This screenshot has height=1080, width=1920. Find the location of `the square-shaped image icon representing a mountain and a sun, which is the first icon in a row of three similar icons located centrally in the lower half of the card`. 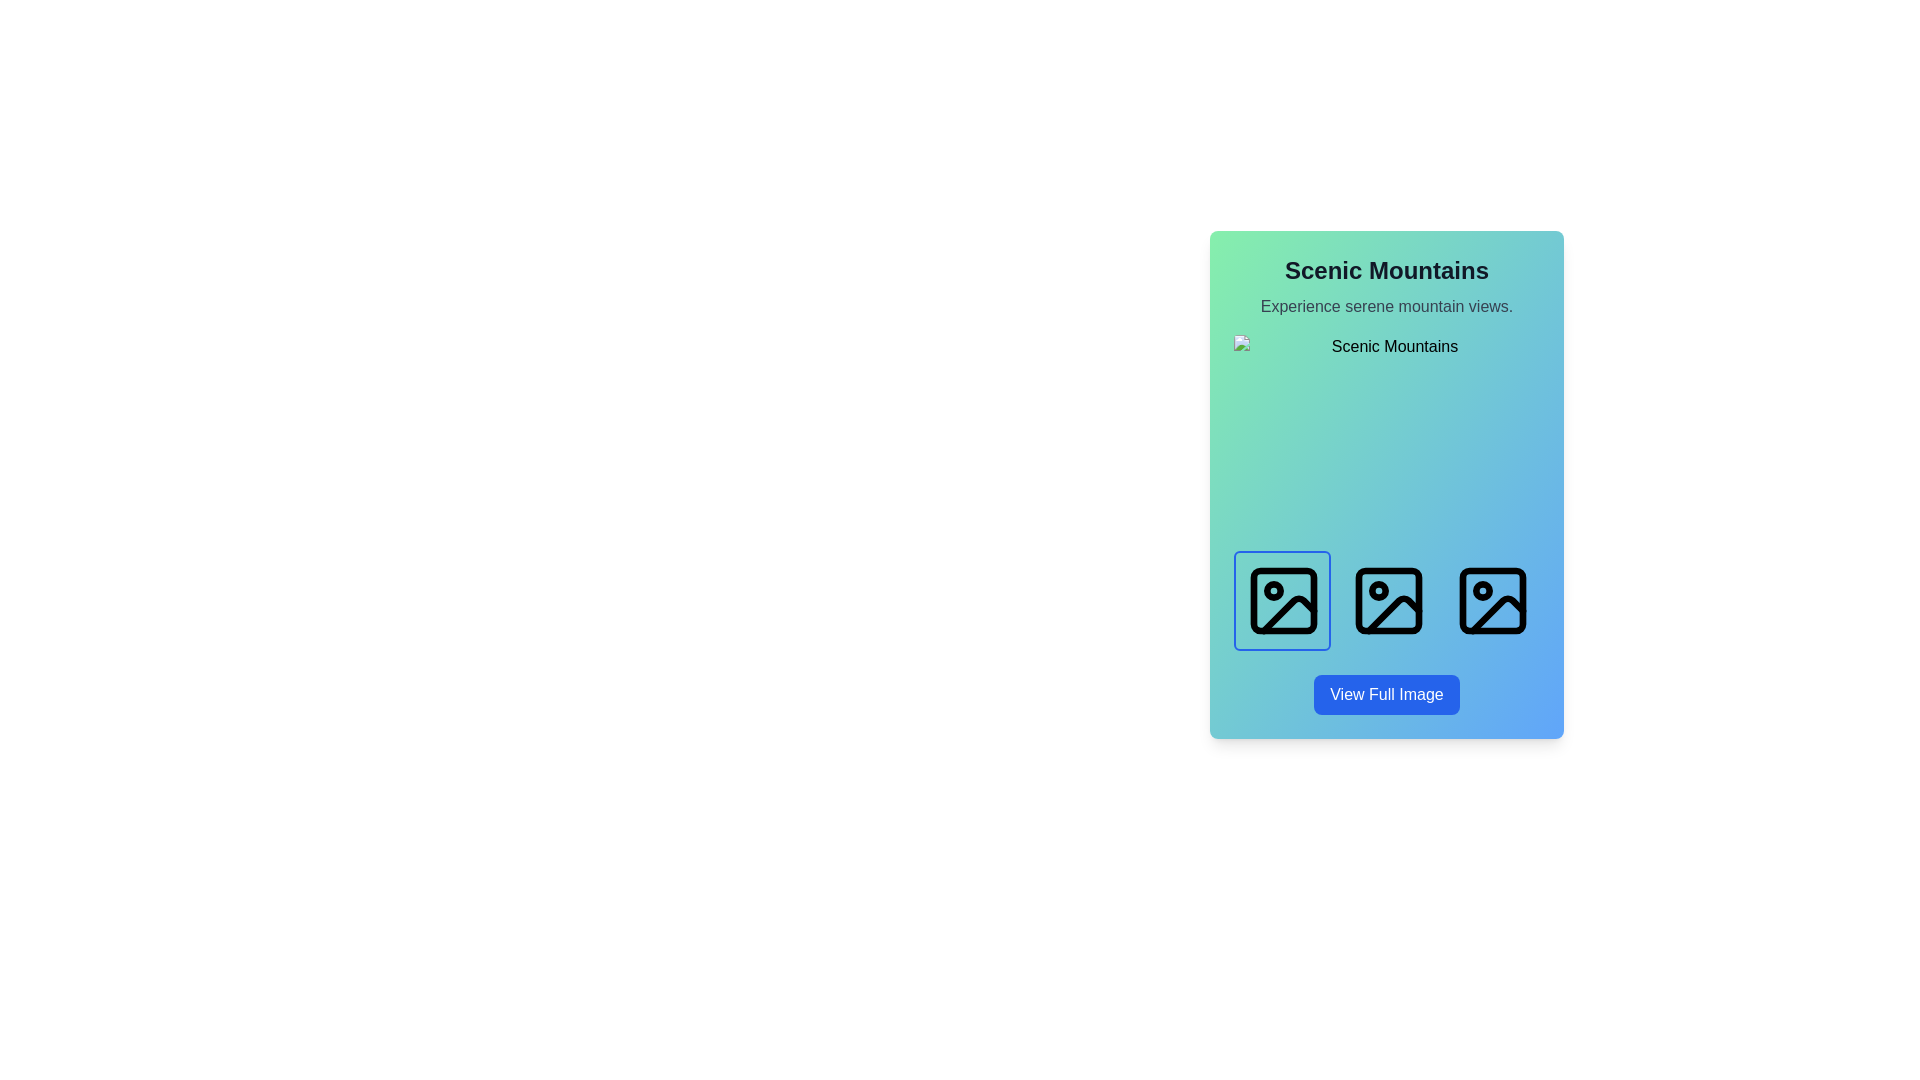

the square-shaped image icon representing a mountain and a sun, which is the first icon in a row of three similar icons located centrally in the lower half of the card is located at coordinates (1283, 600).